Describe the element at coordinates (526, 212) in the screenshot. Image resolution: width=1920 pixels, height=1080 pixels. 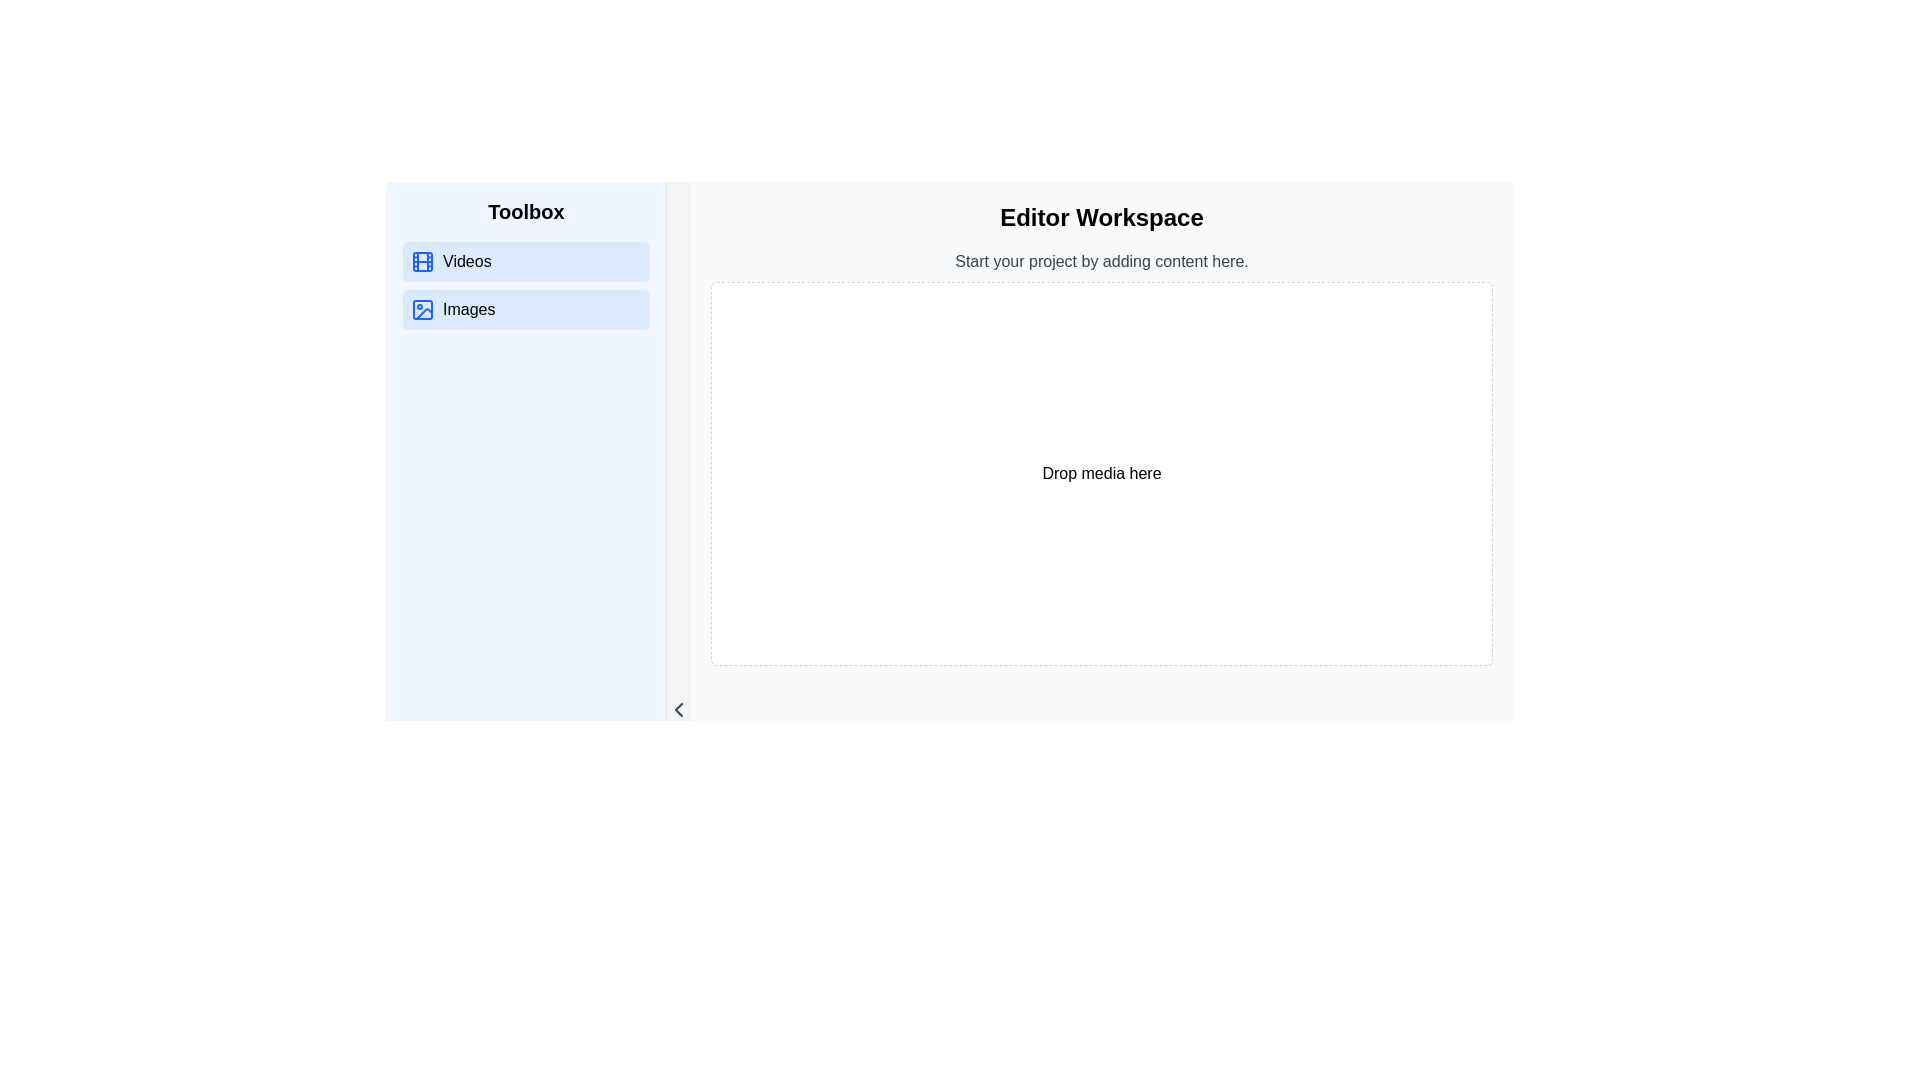
I see `the header text element located at the top of the sidebar, which categorizes the adjacent menu section for 'Videos' and 'Images'` at that location.